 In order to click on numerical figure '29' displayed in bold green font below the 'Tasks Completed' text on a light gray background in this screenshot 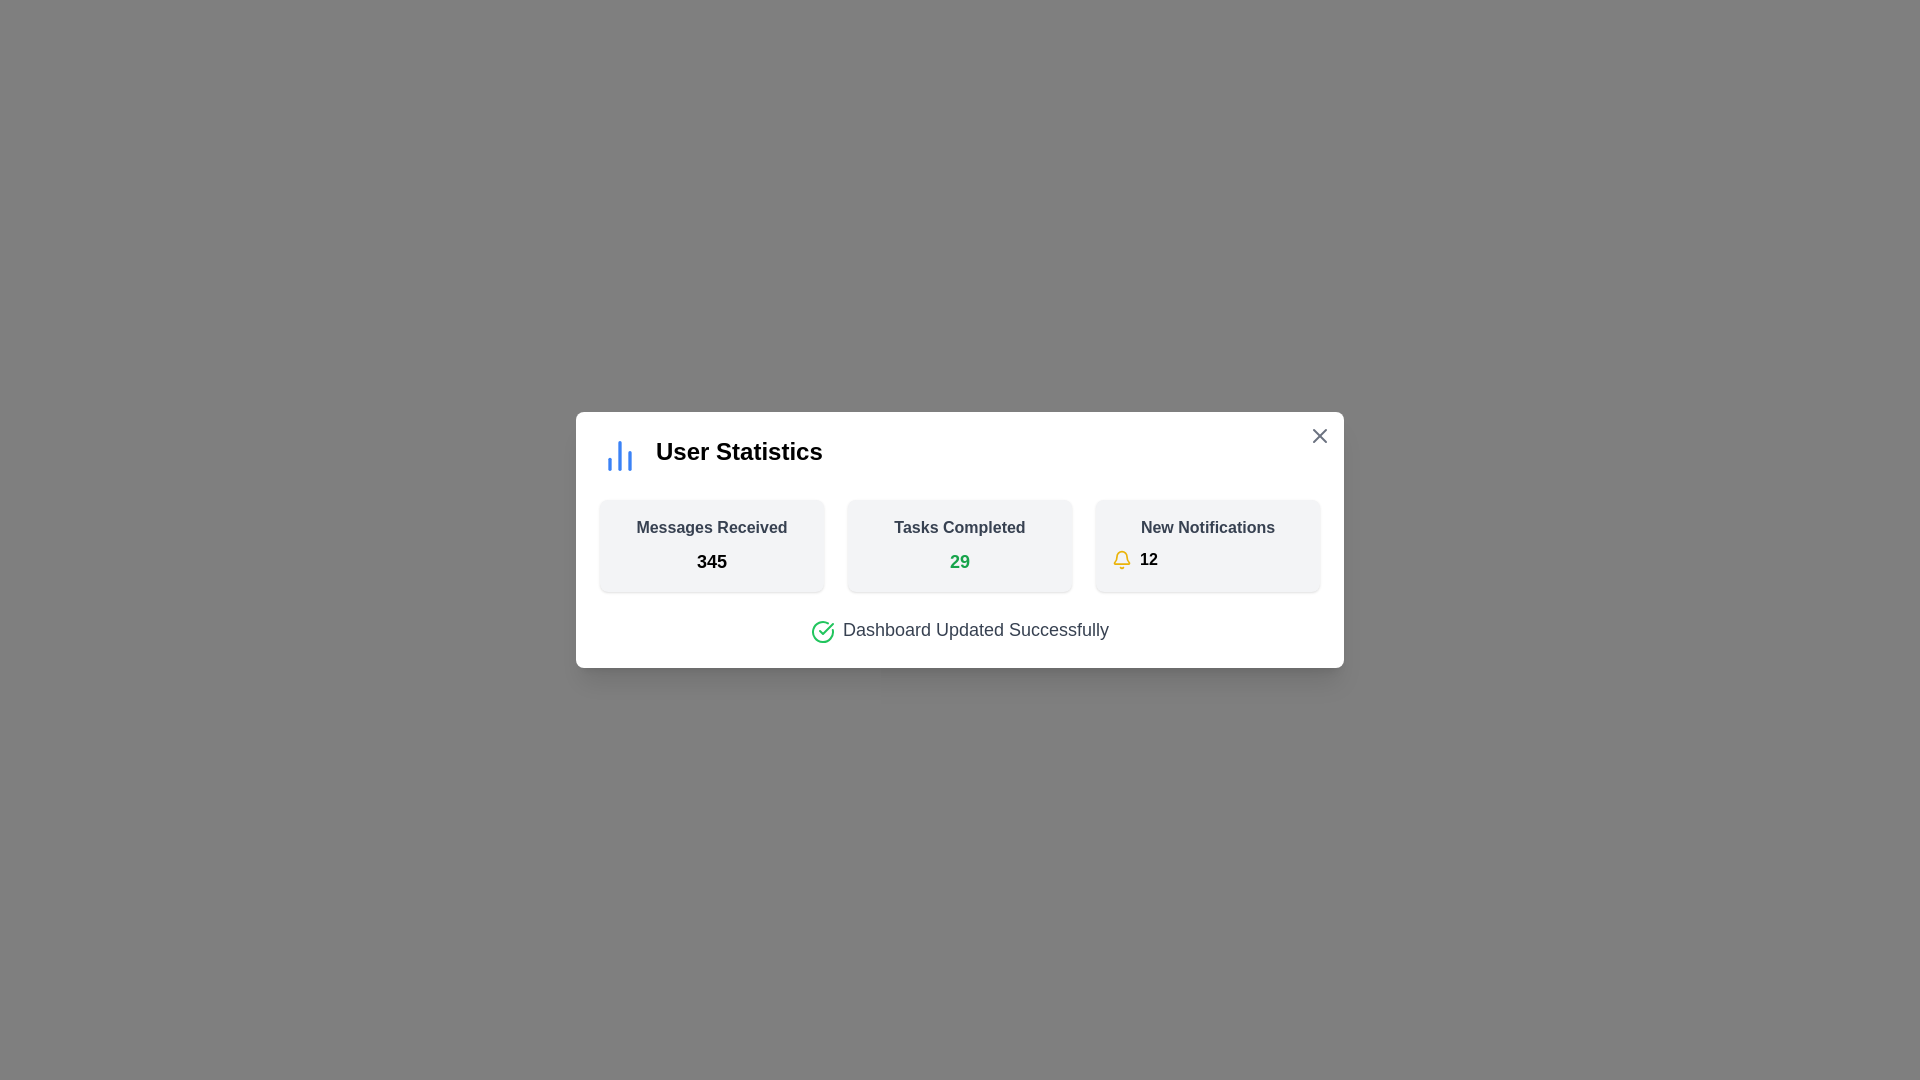, I will do `click(960, 562)`.